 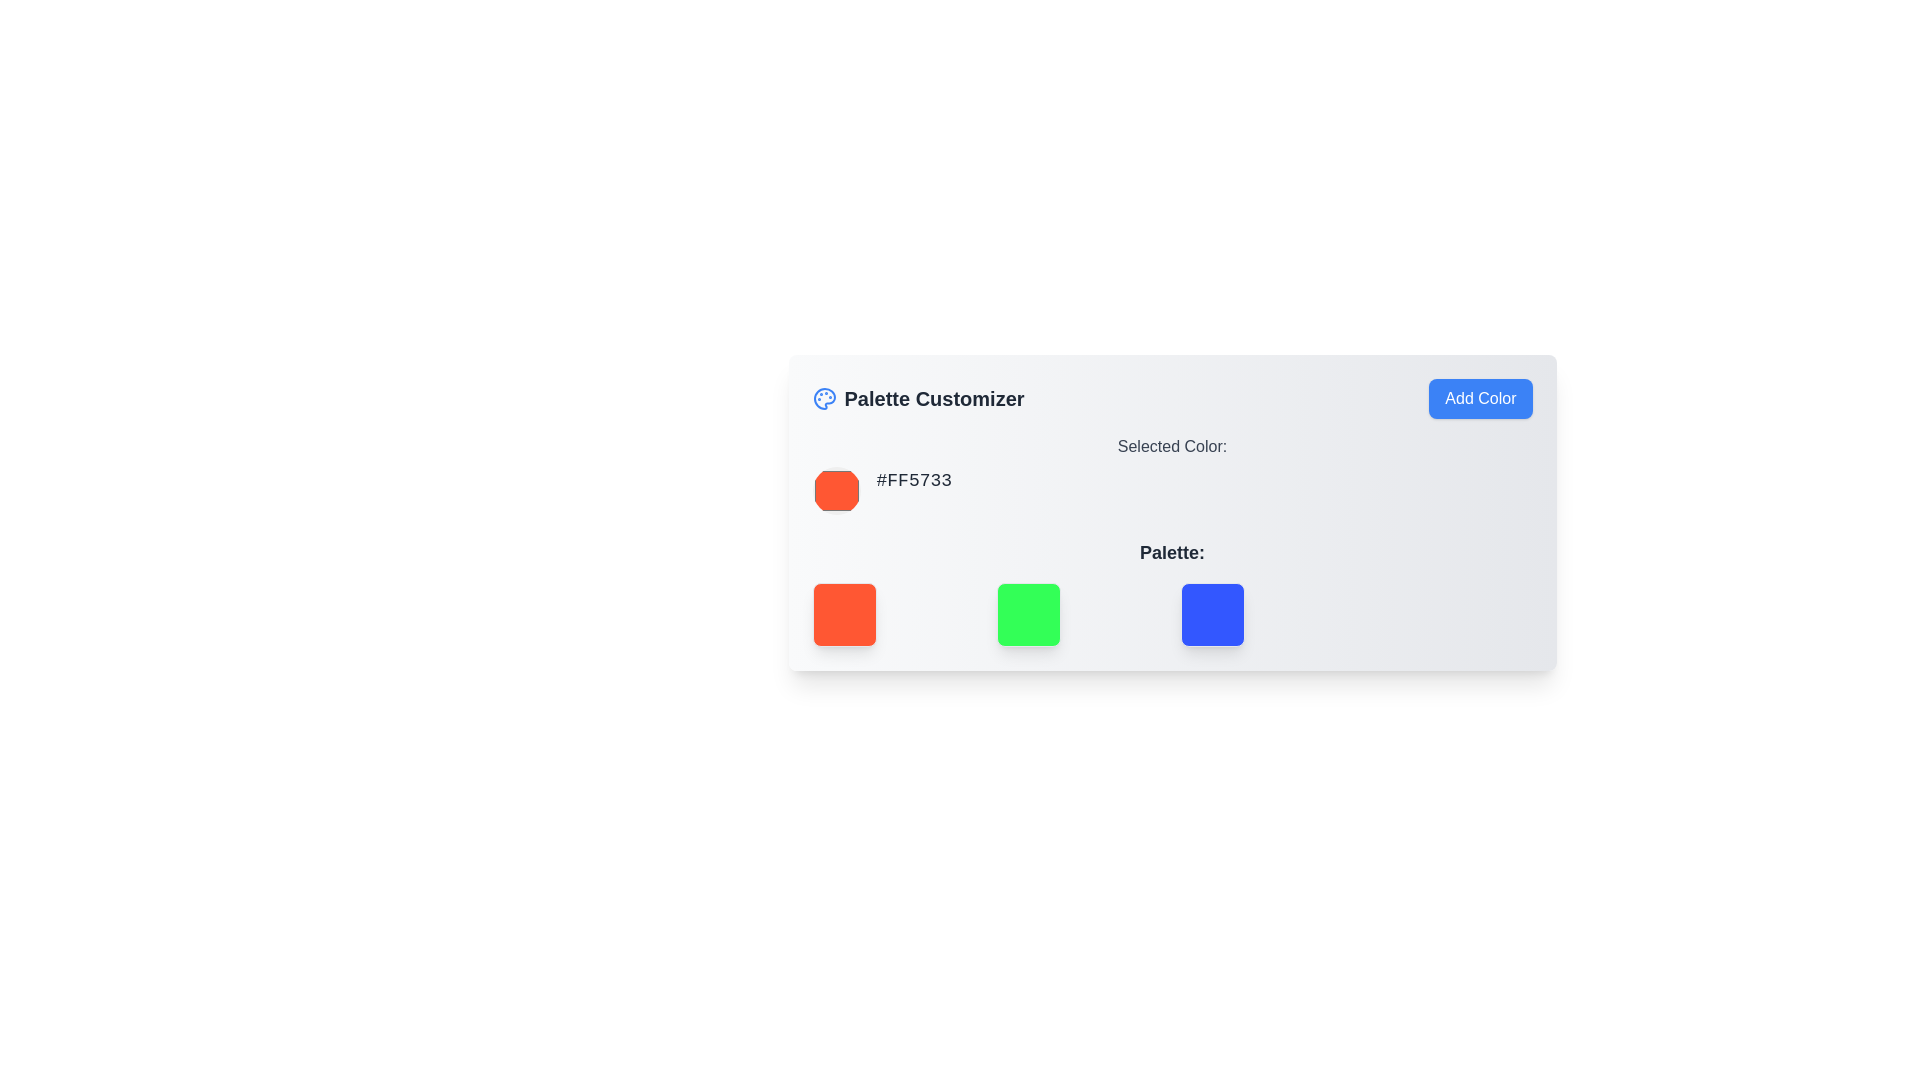 What do you see at coordinates (933, 398) in the screenshot?
I see `the header text displaying 'Palette Customizer', which is styled in bold and dark gray, located at the top-left area of the interface` at bounding box center [933, 398].